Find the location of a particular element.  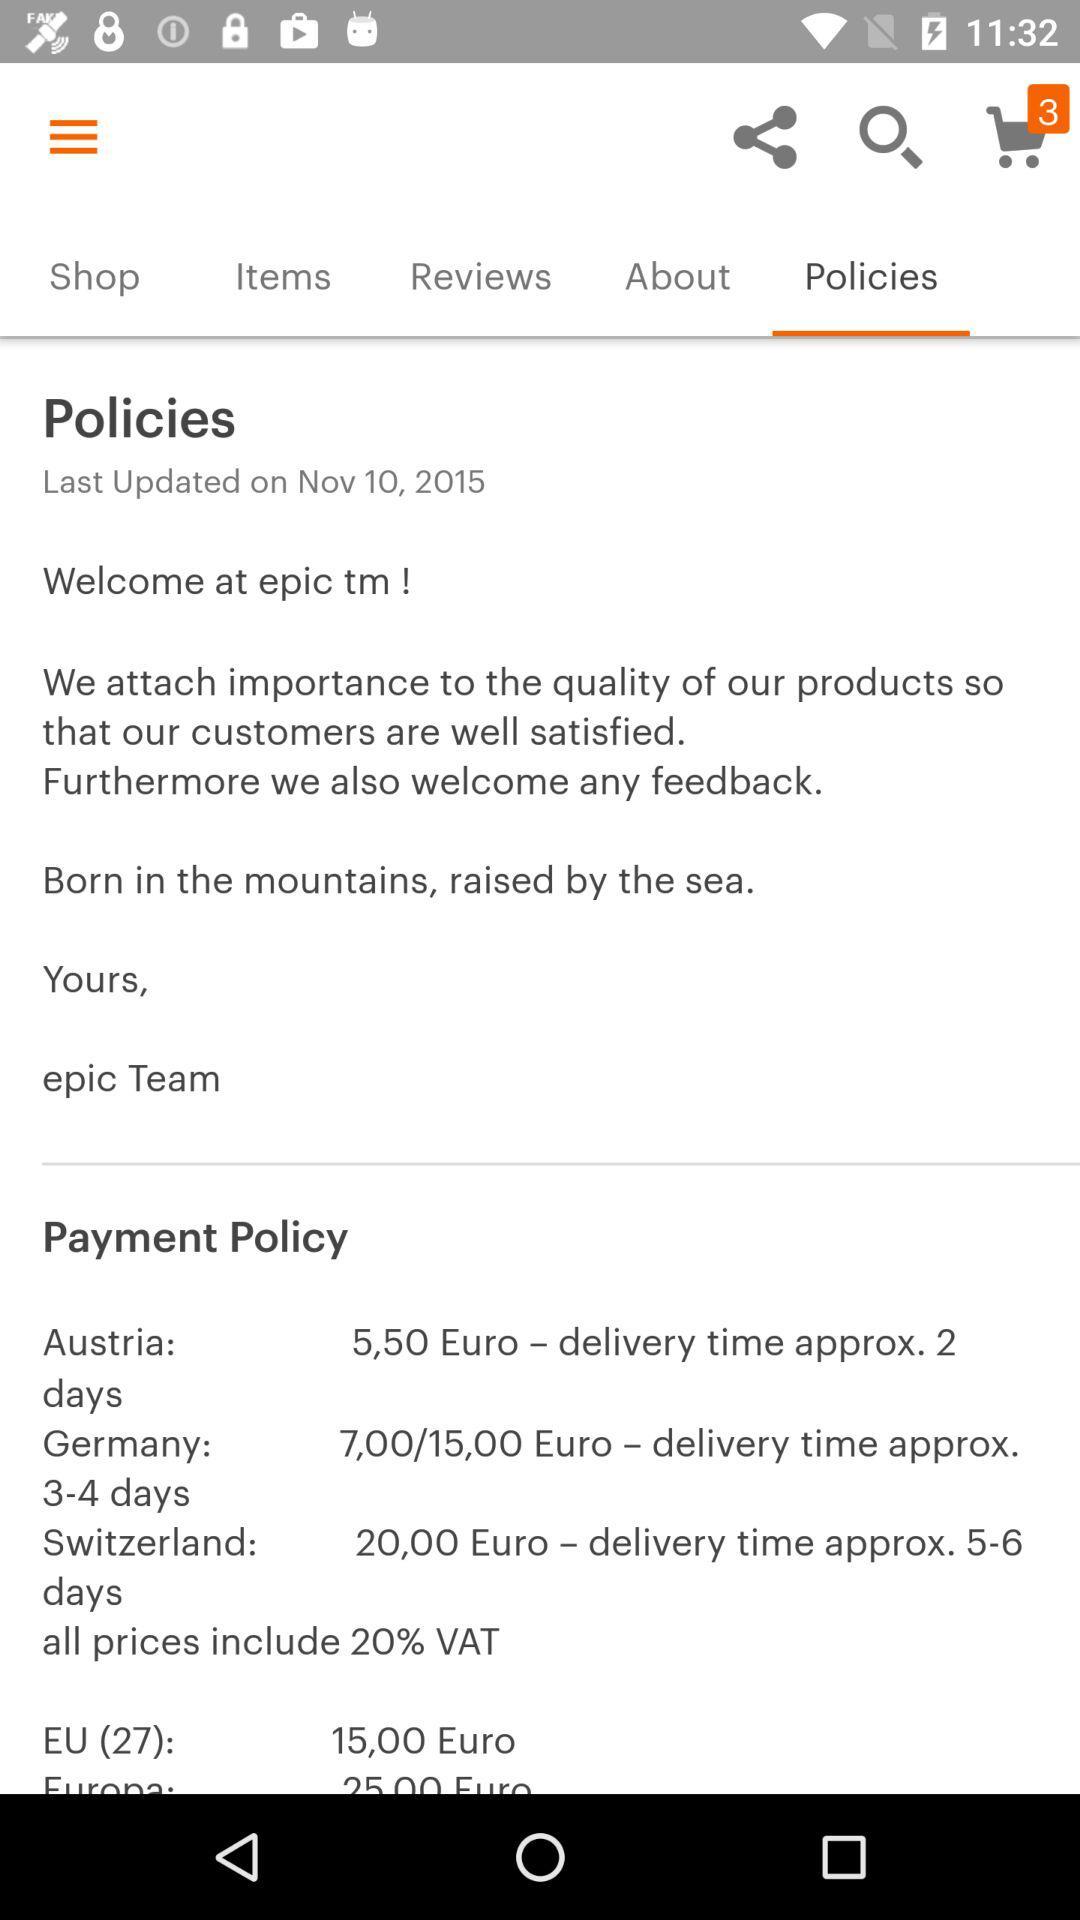

the item above about icon is located at coordinates (764, 135).